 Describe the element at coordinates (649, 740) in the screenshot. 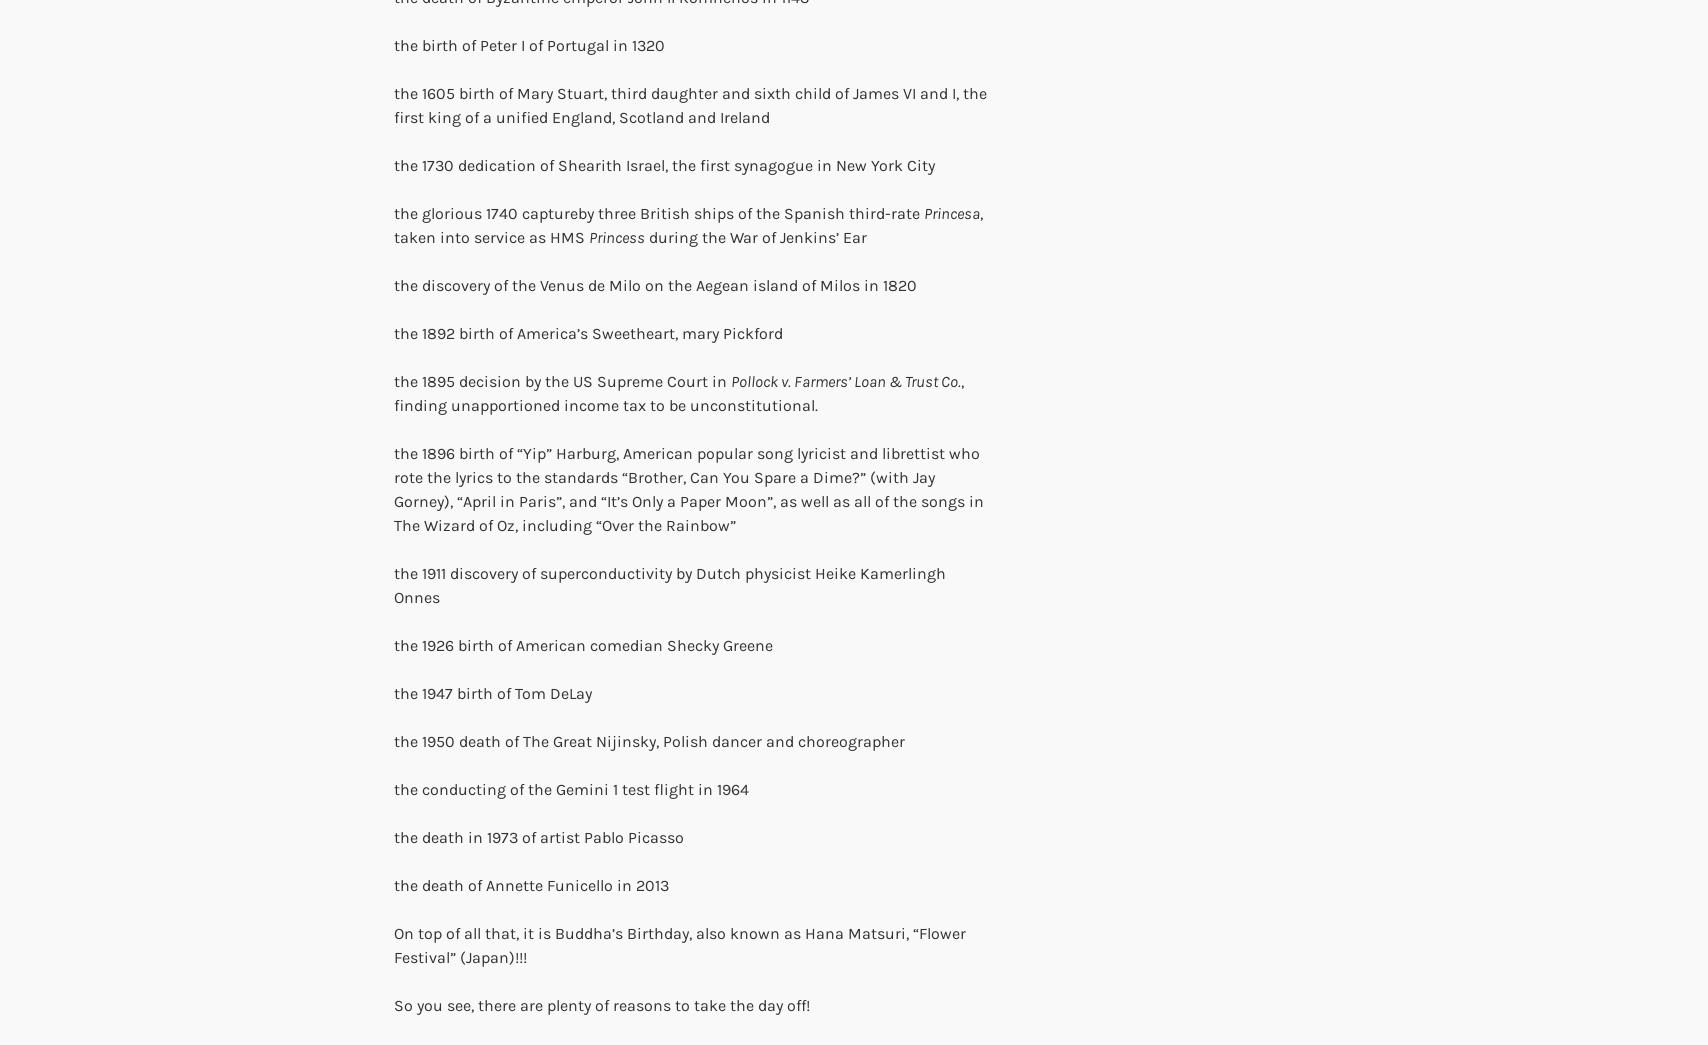

I see `'the 1950 death of The Great Nijinsky, Polish dancer and choreographer'` at that location.